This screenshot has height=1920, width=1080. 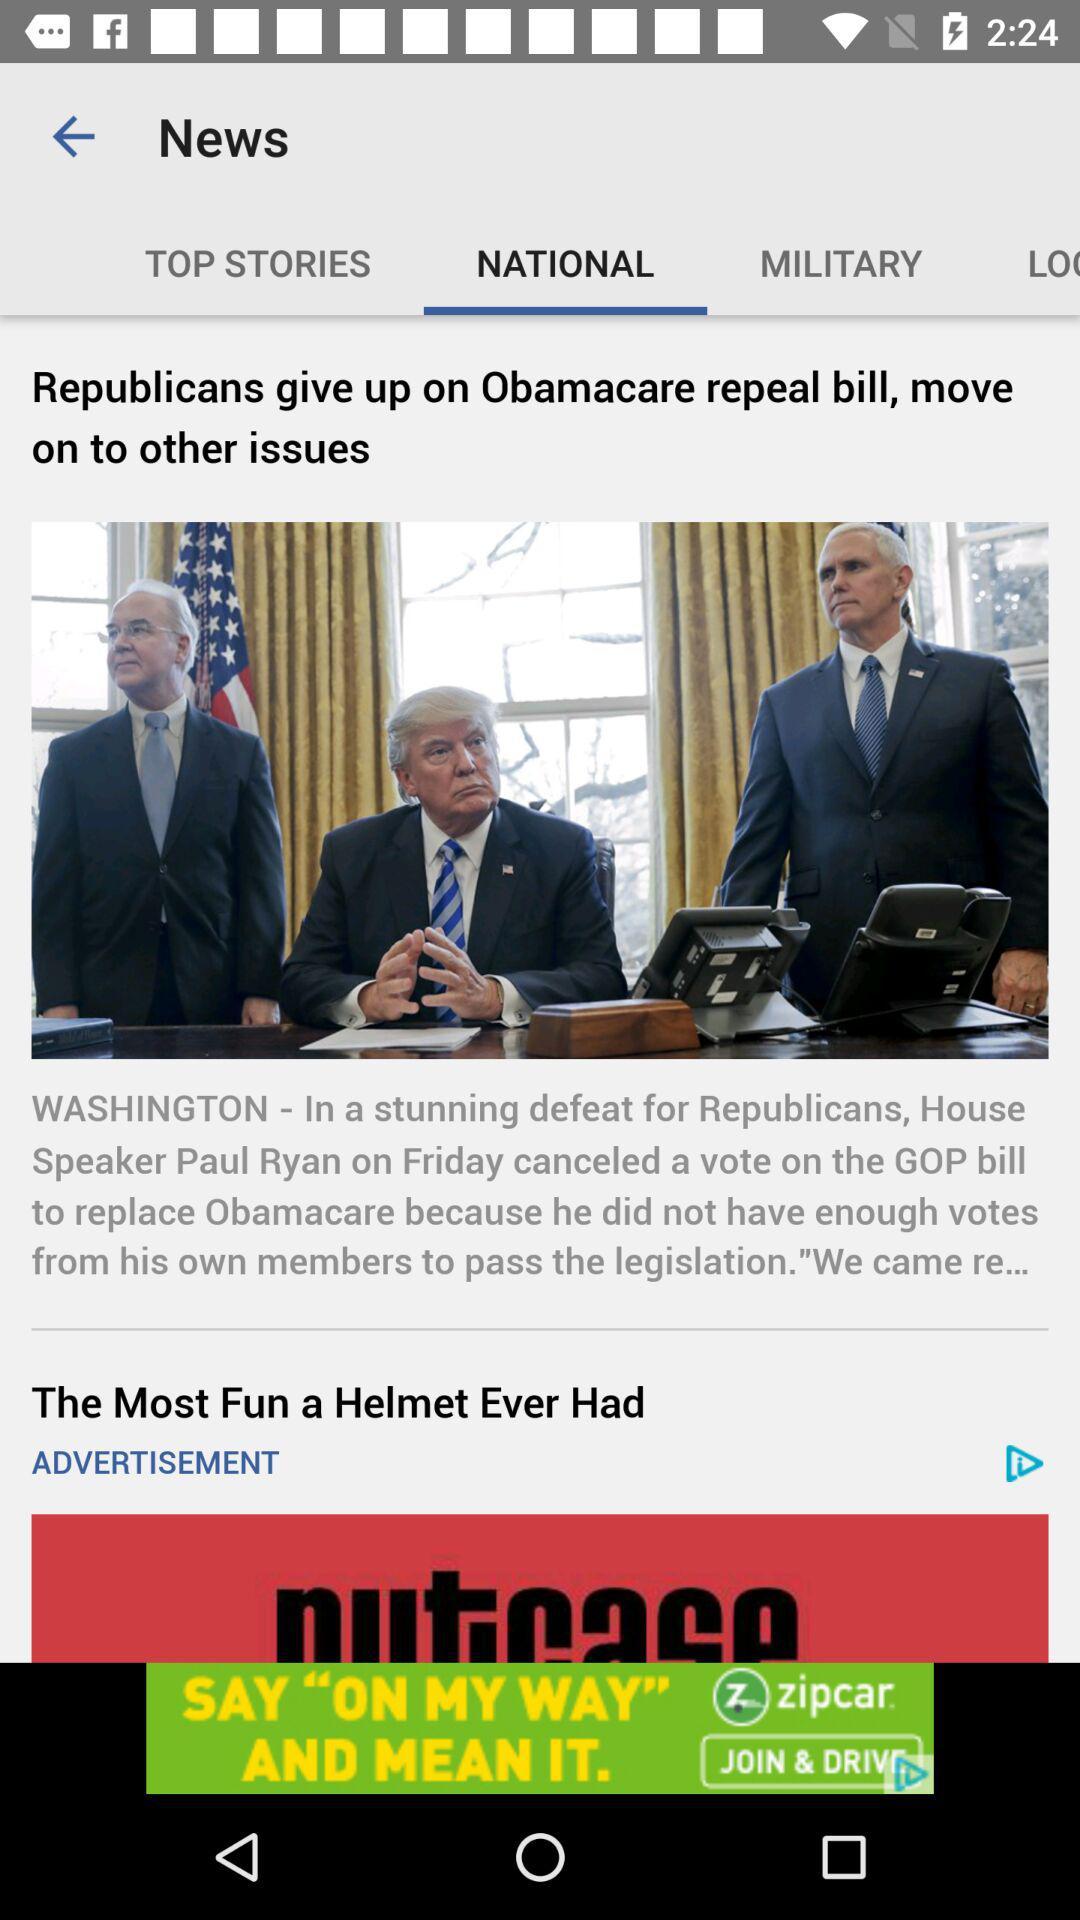 What do you see at coordinates (540, 1727) in the screenshot?
I see `advertisement` at bounding box center [540, 1727].